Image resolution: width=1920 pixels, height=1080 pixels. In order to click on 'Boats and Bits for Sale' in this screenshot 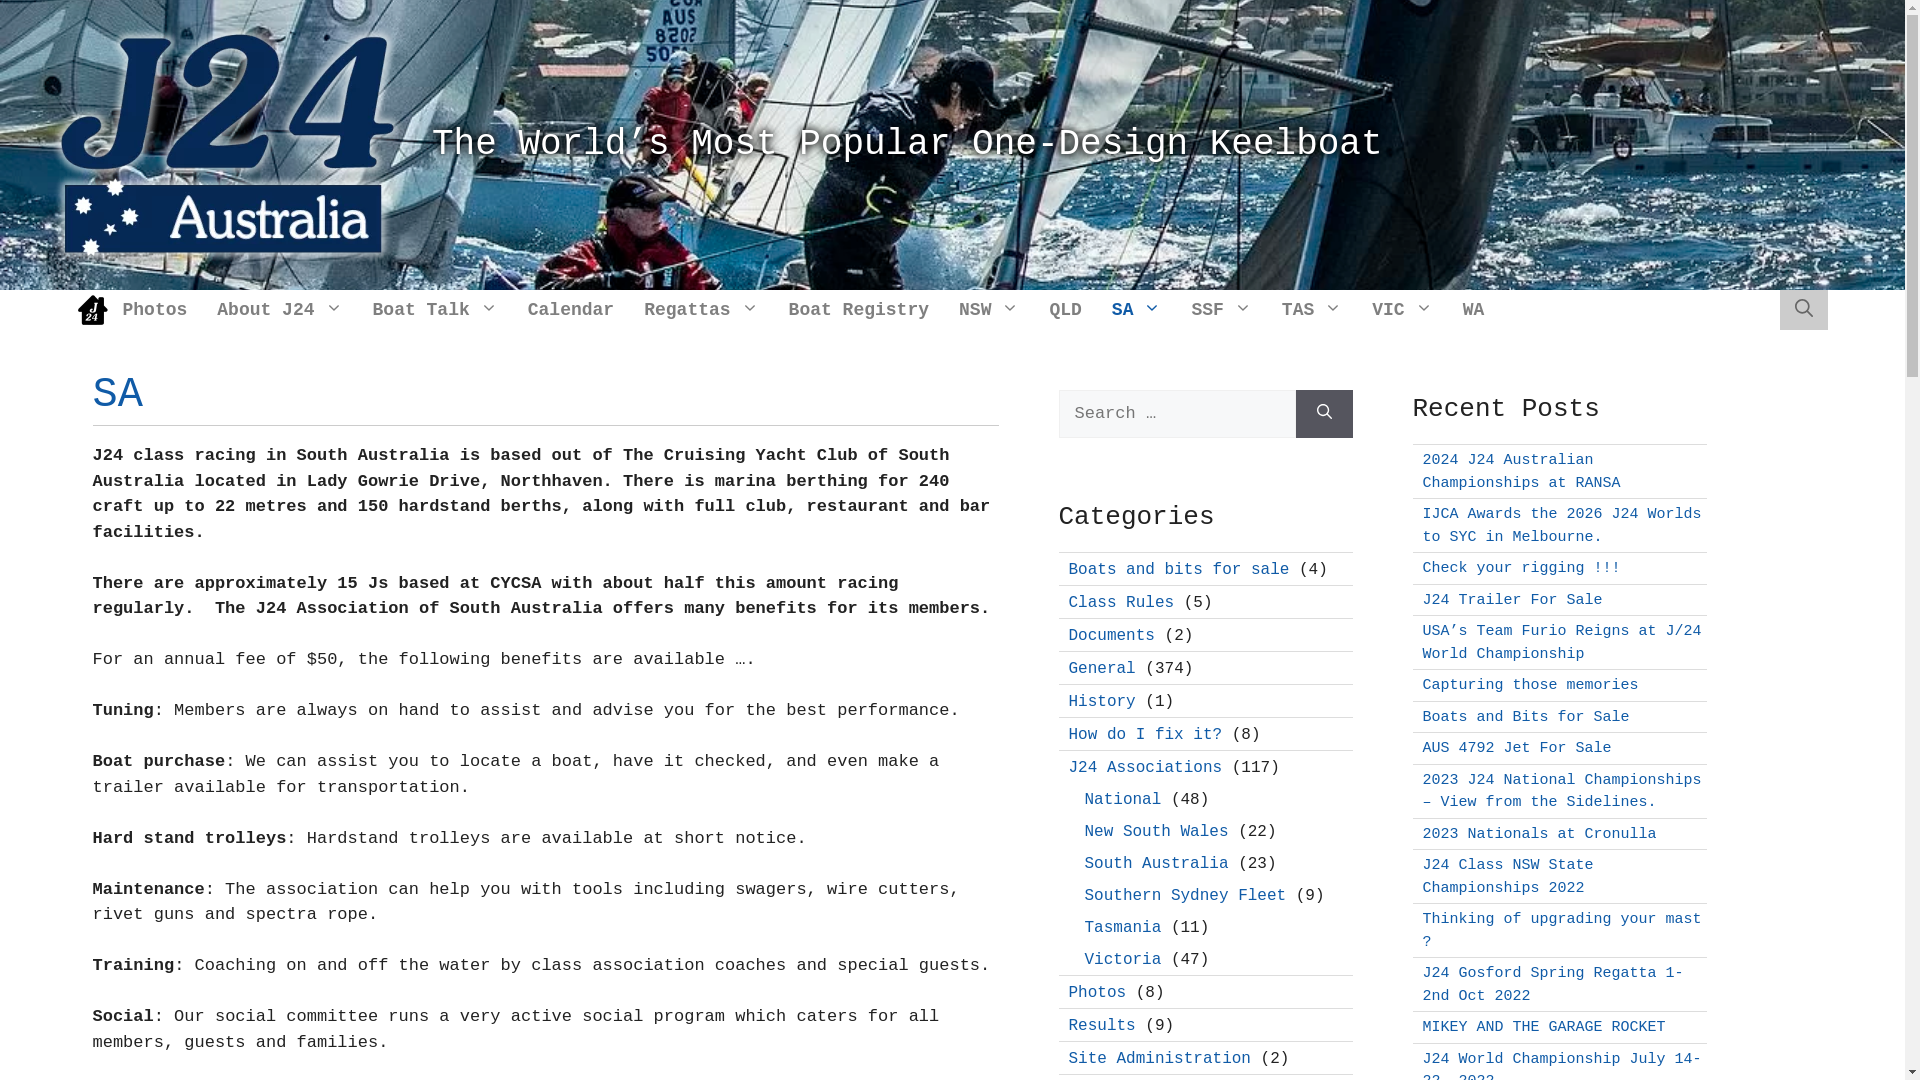, I will do `click(1524, 715)`.